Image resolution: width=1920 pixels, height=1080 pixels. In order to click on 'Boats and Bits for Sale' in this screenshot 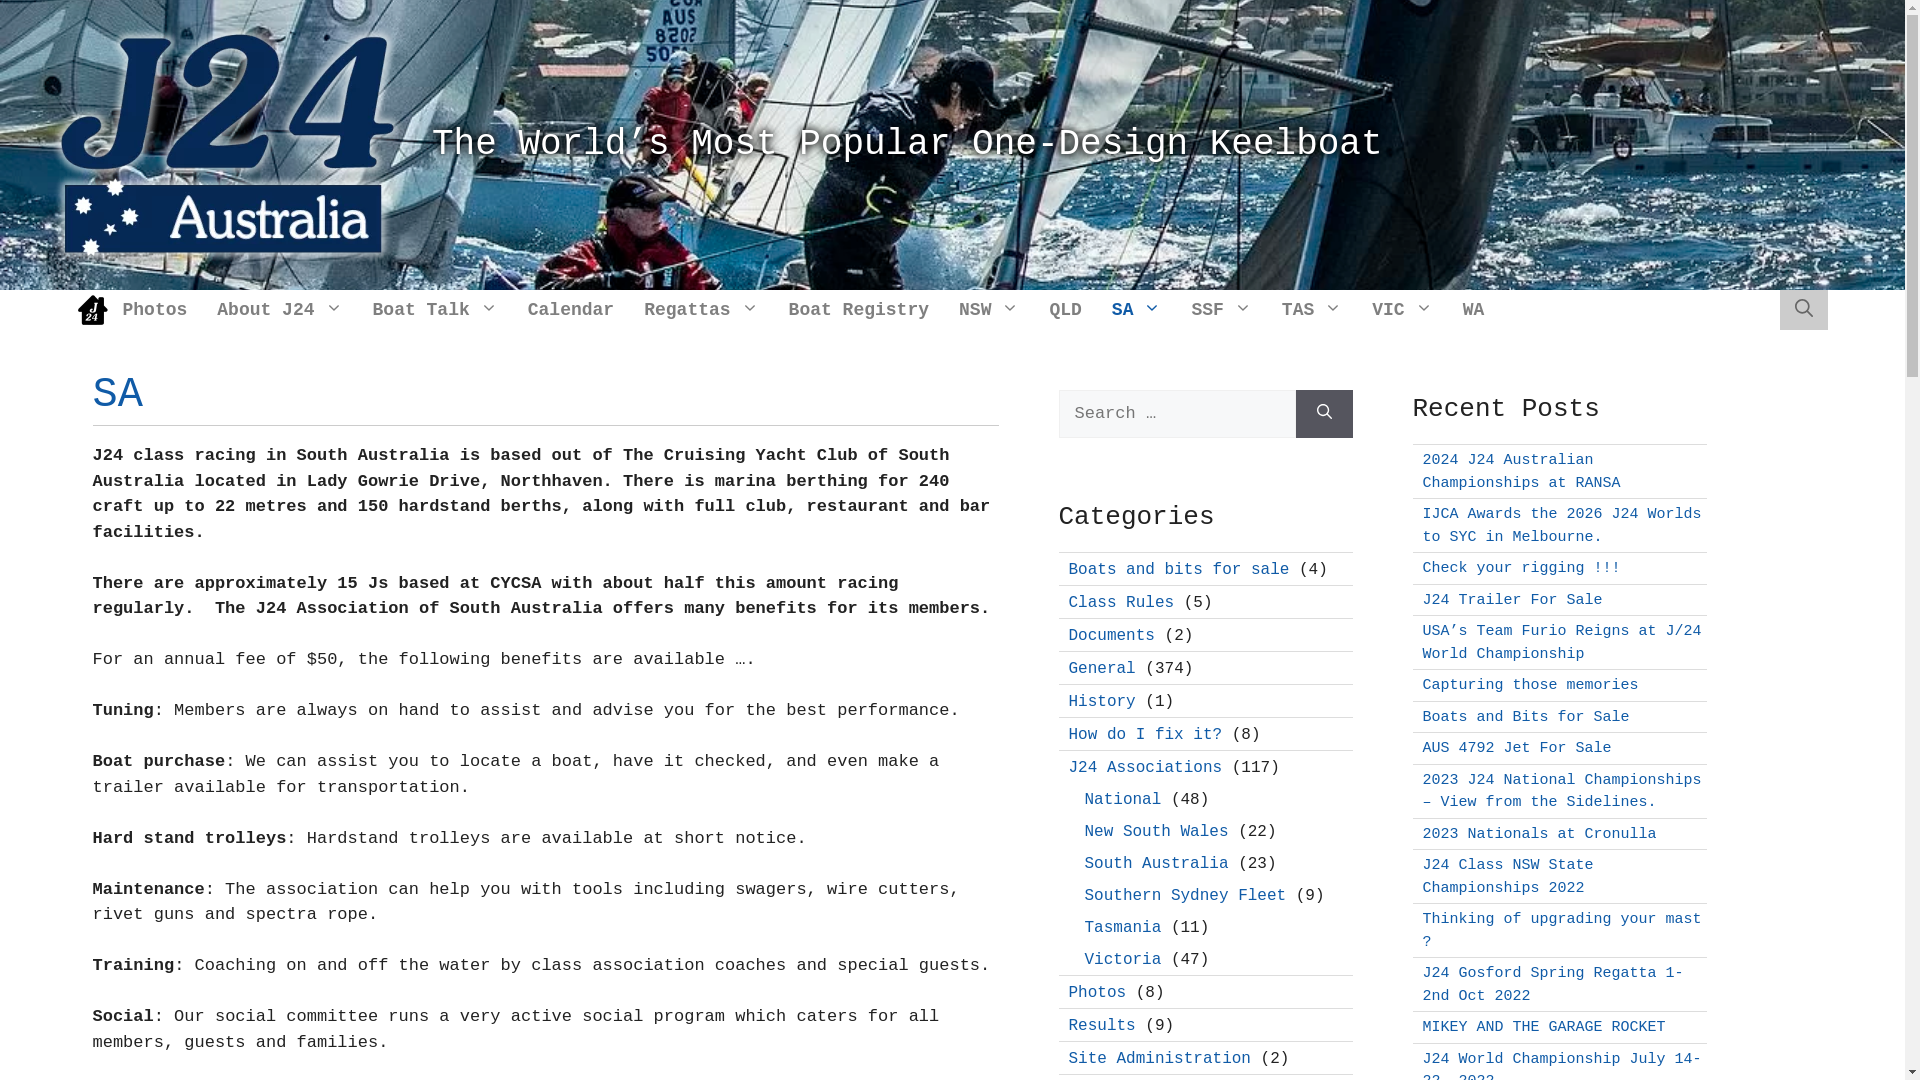, I will do `click(1524, 715)`.